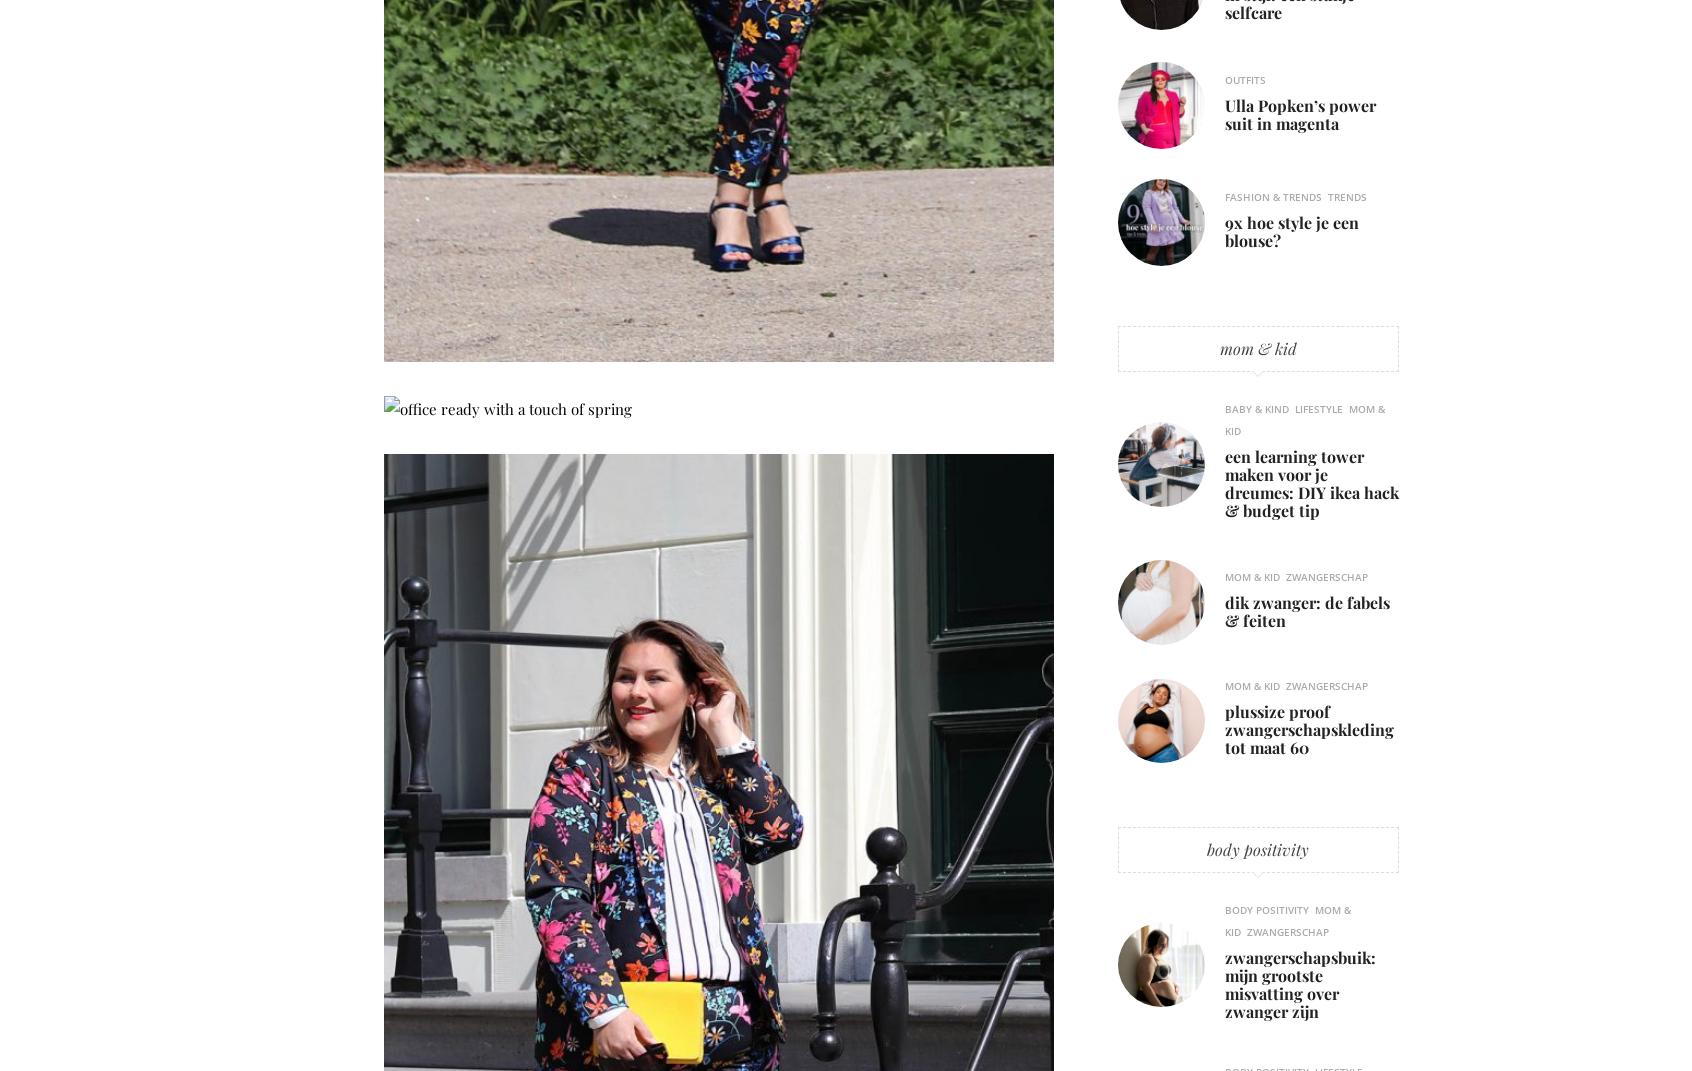 The height and width of the screenshot is (1071, 1692). Describe the element at coordinates (1256, 409) in the screenshot. I see `'BABY & KIND'` at that location.